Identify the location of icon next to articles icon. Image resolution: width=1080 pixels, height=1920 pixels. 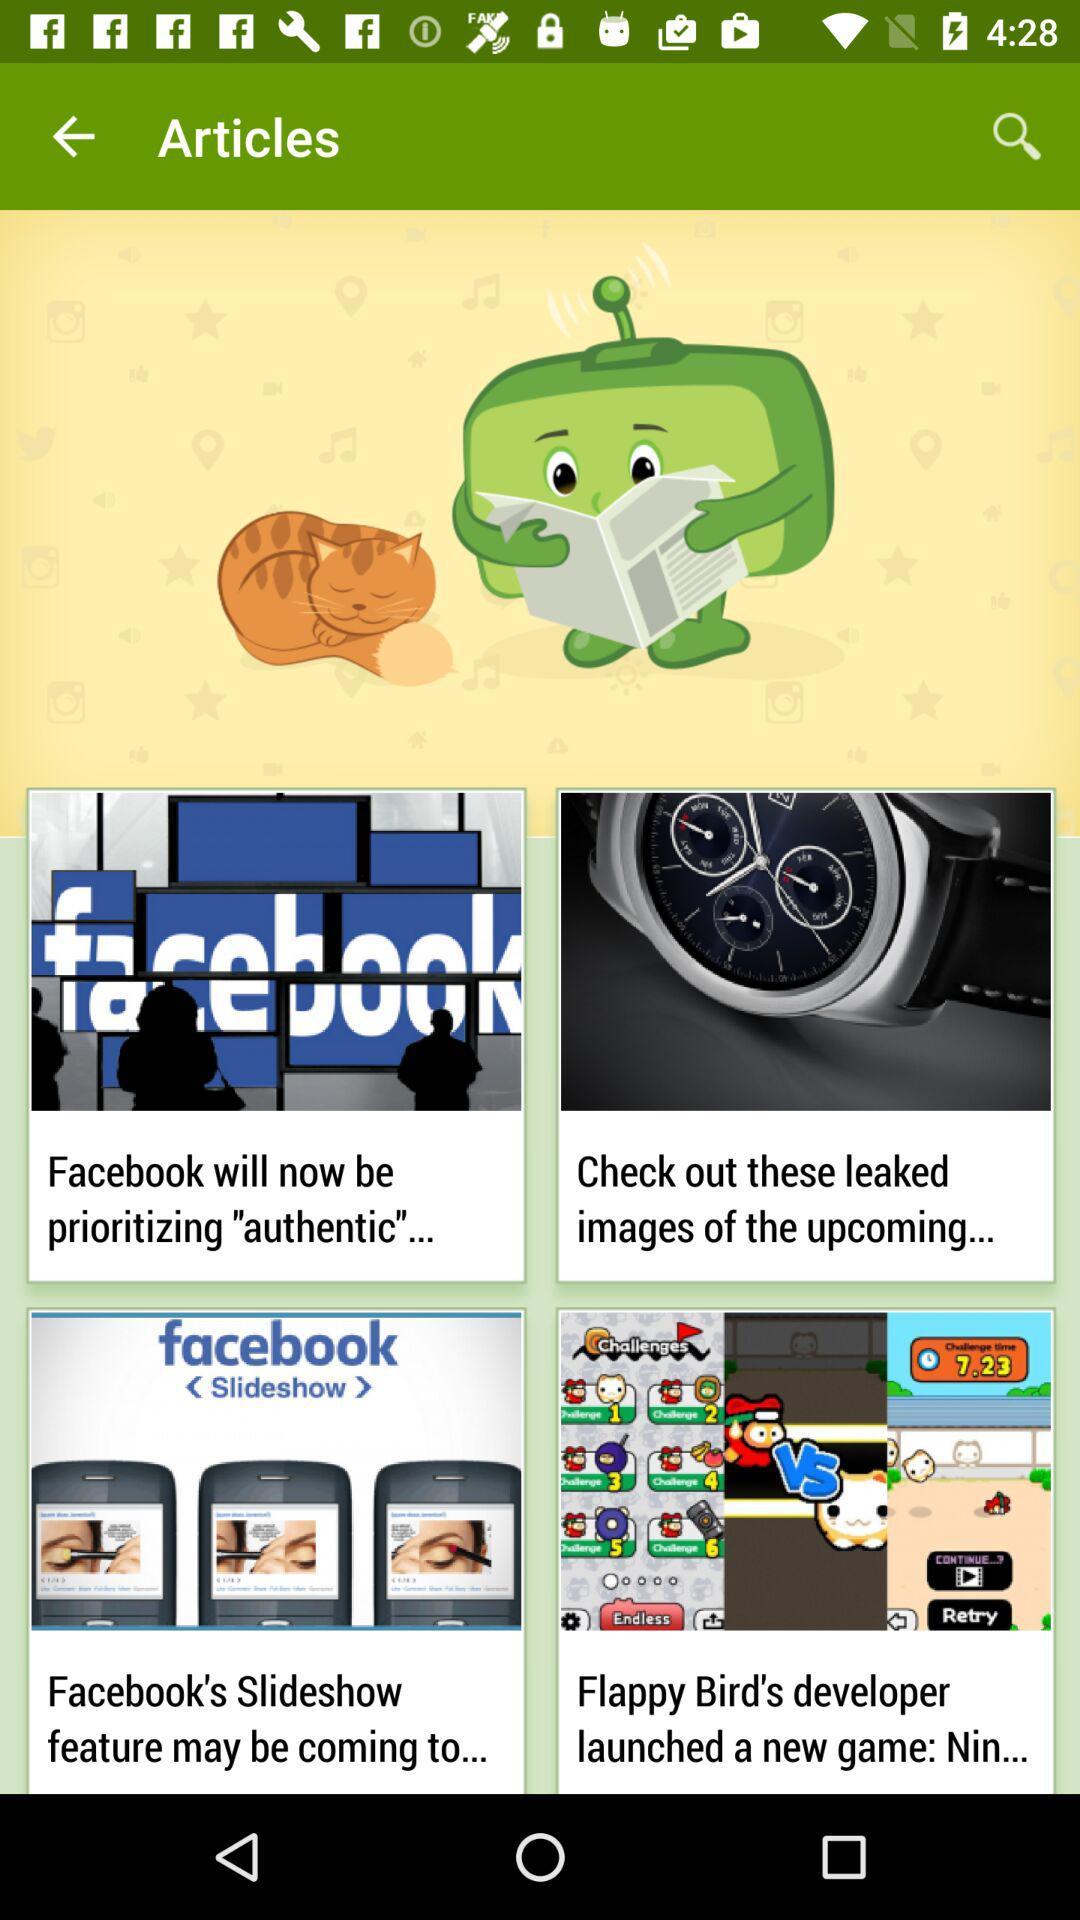
(72, 135).